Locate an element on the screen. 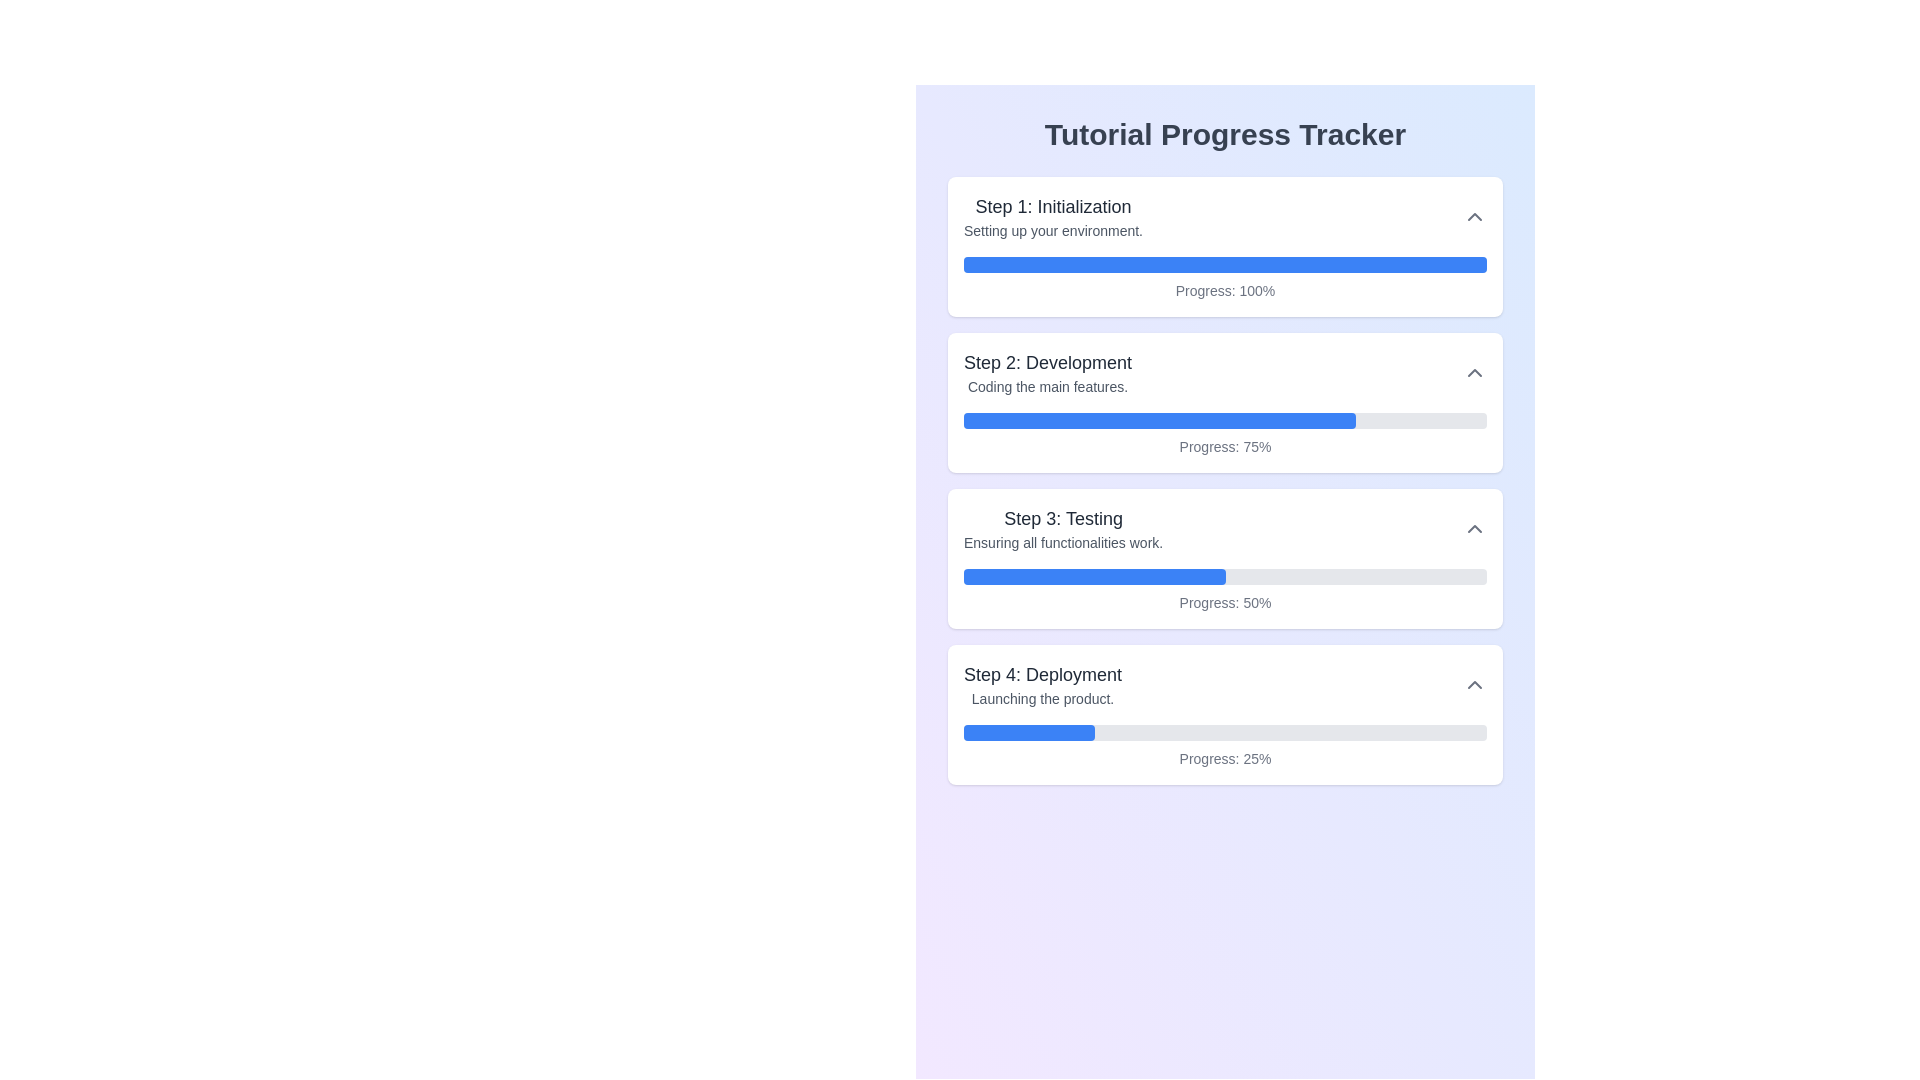 This screenshot has height=1080, width=1920. the progress bar of the fourth informational card in the 'Tutorial Progress Tracker' to understand the percentage completion (25%) is located at coordinates (1224, 713).